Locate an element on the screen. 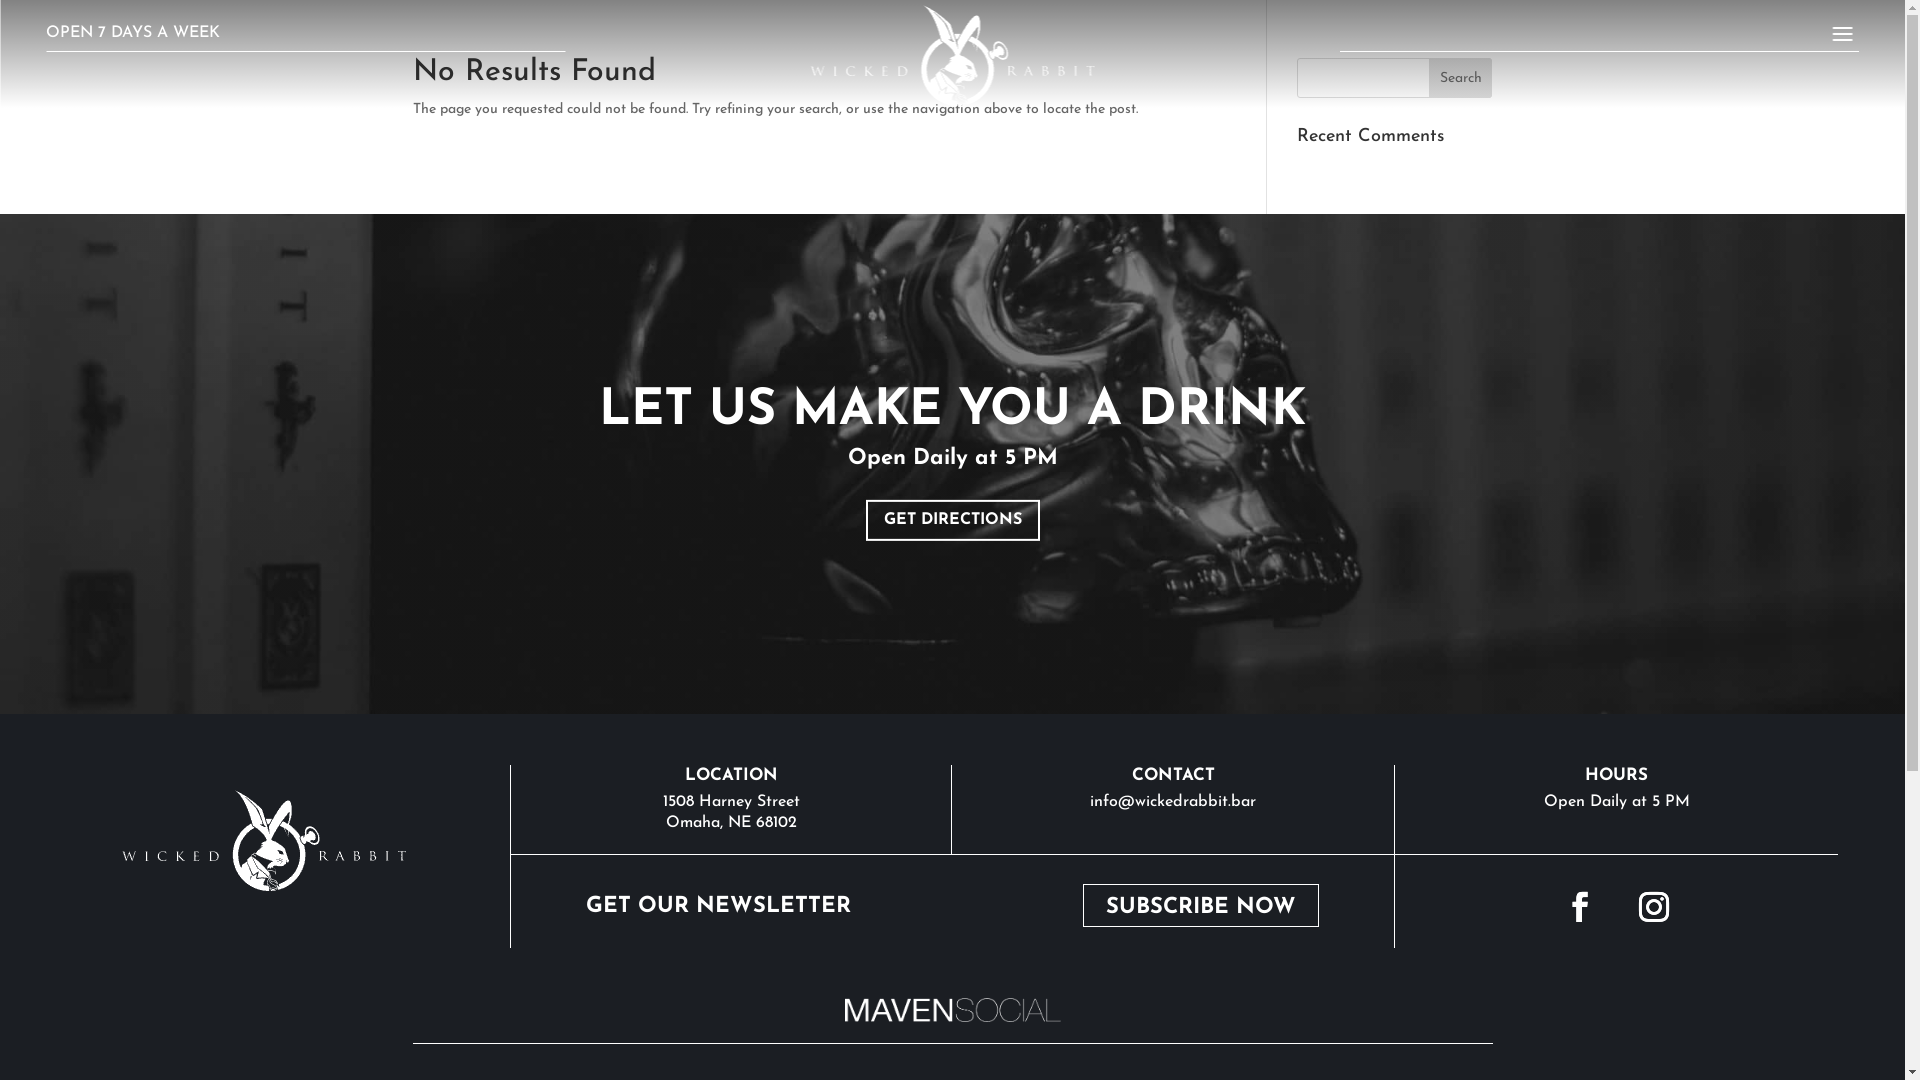 The width and height of the screenshot is (1920, 1080). 'mavensocial_logo_white' is located at coordinates (950, 1010).